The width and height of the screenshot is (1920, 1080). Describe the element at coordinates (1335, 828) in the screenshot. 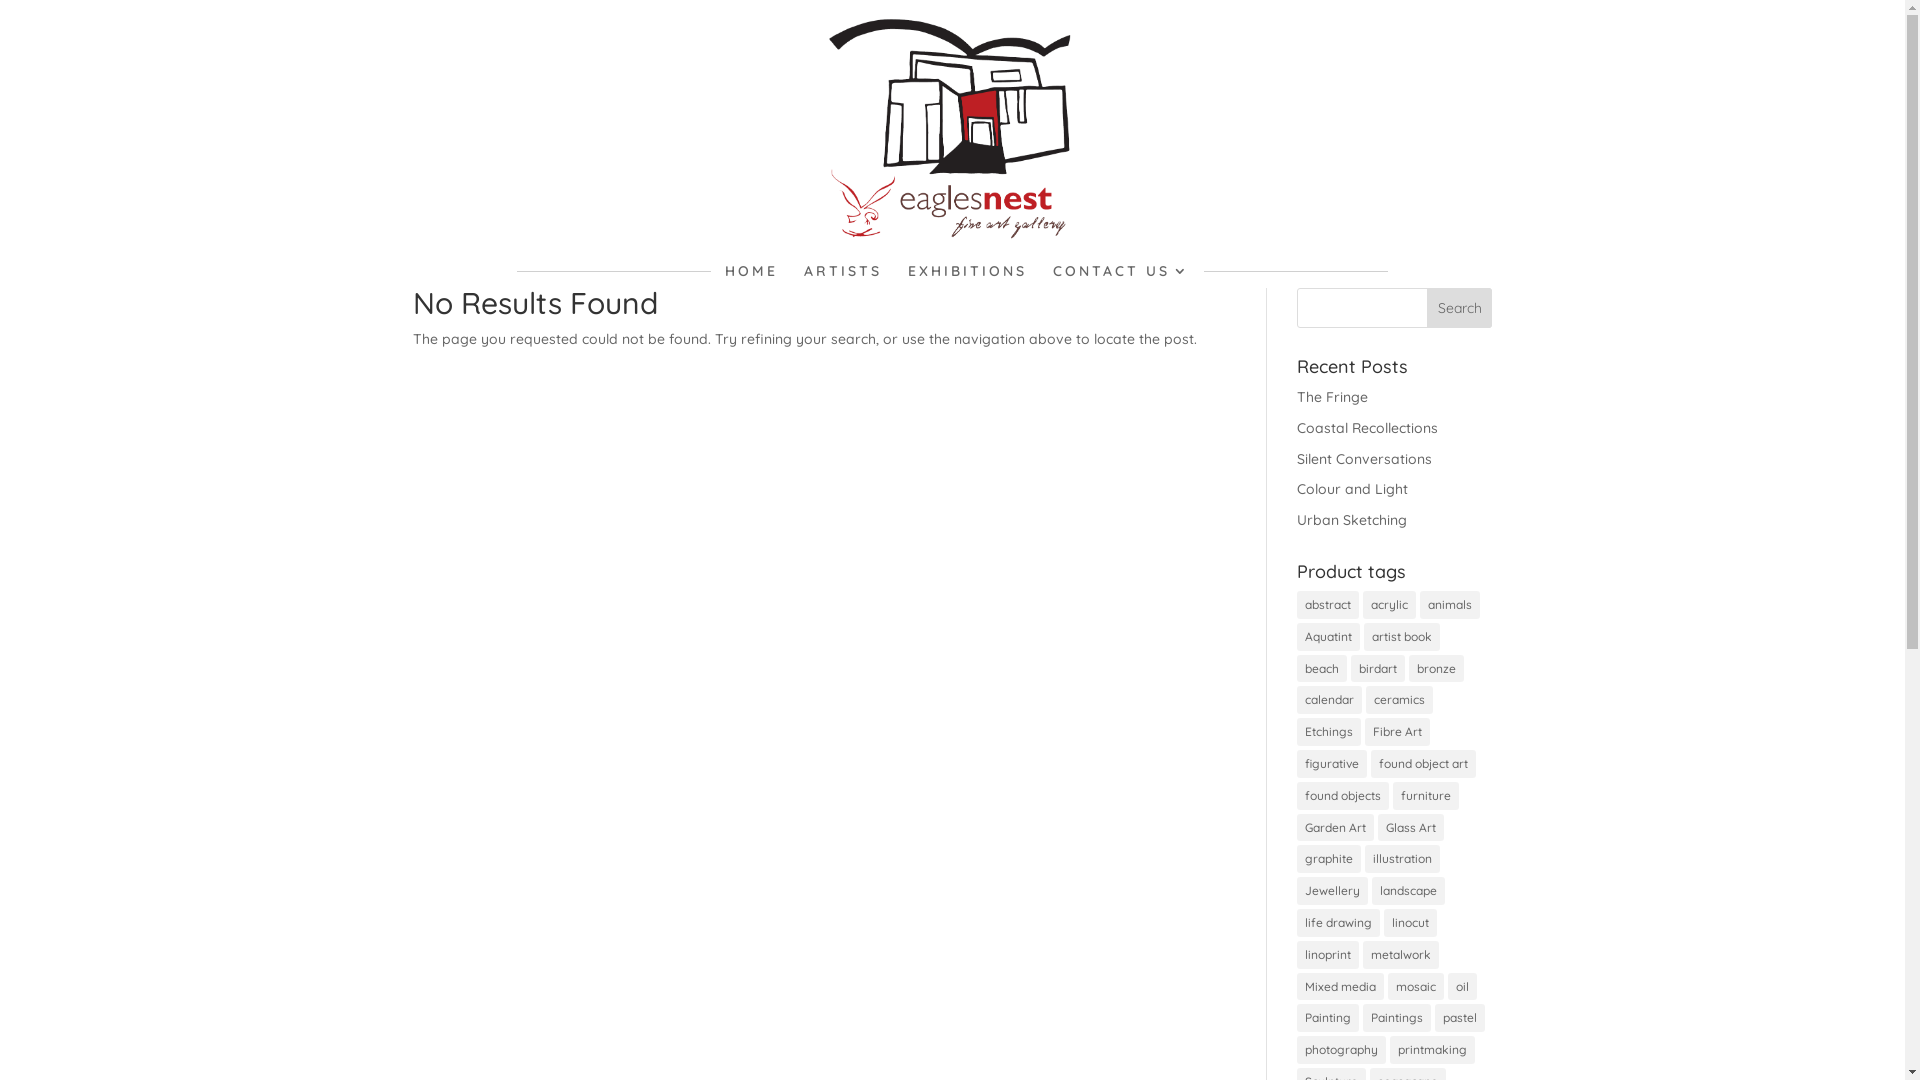

I see `'Garden Art'` at that location.